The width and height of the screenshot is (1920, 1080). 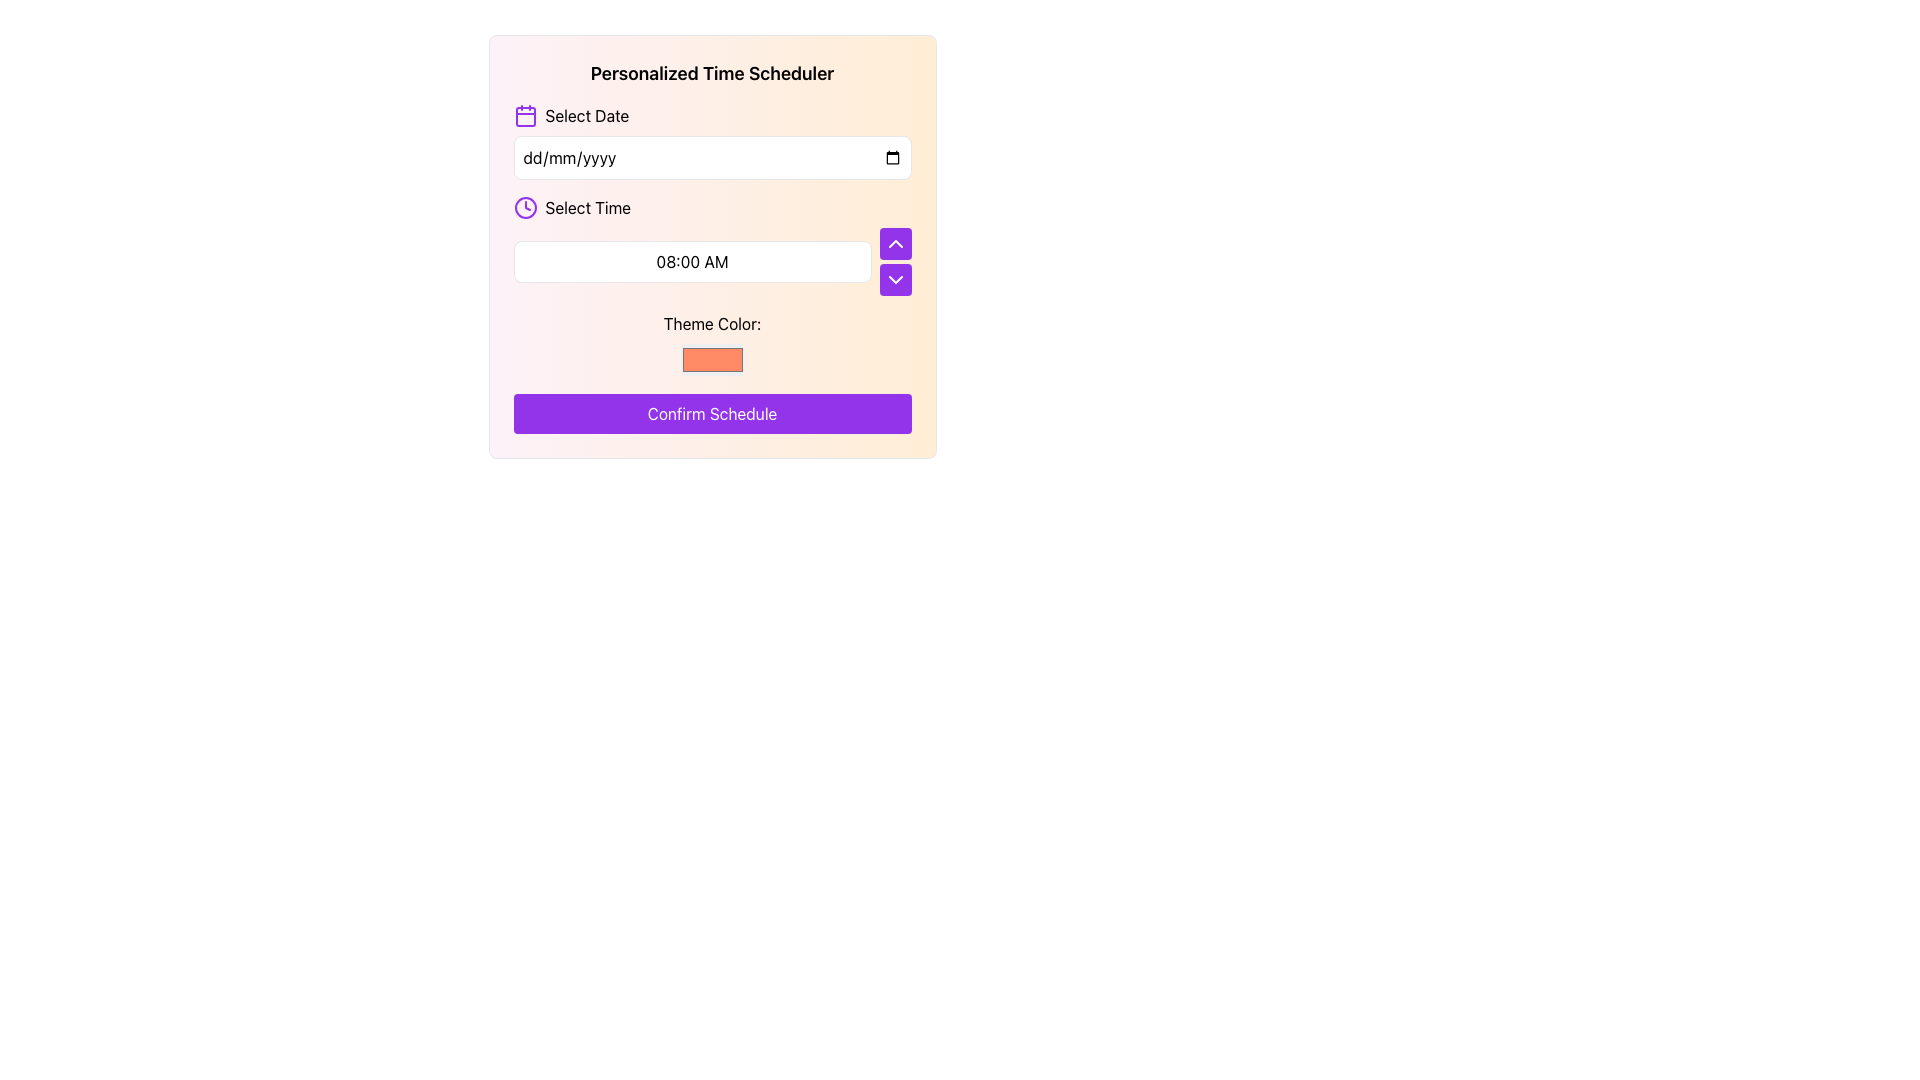 What do you see at coordinates (894, 280) in the screenshot?
I see `the button located below the upward arrow button to decrease the time value in the associated 'Select Time' input field` at bounding box center [894, 280].